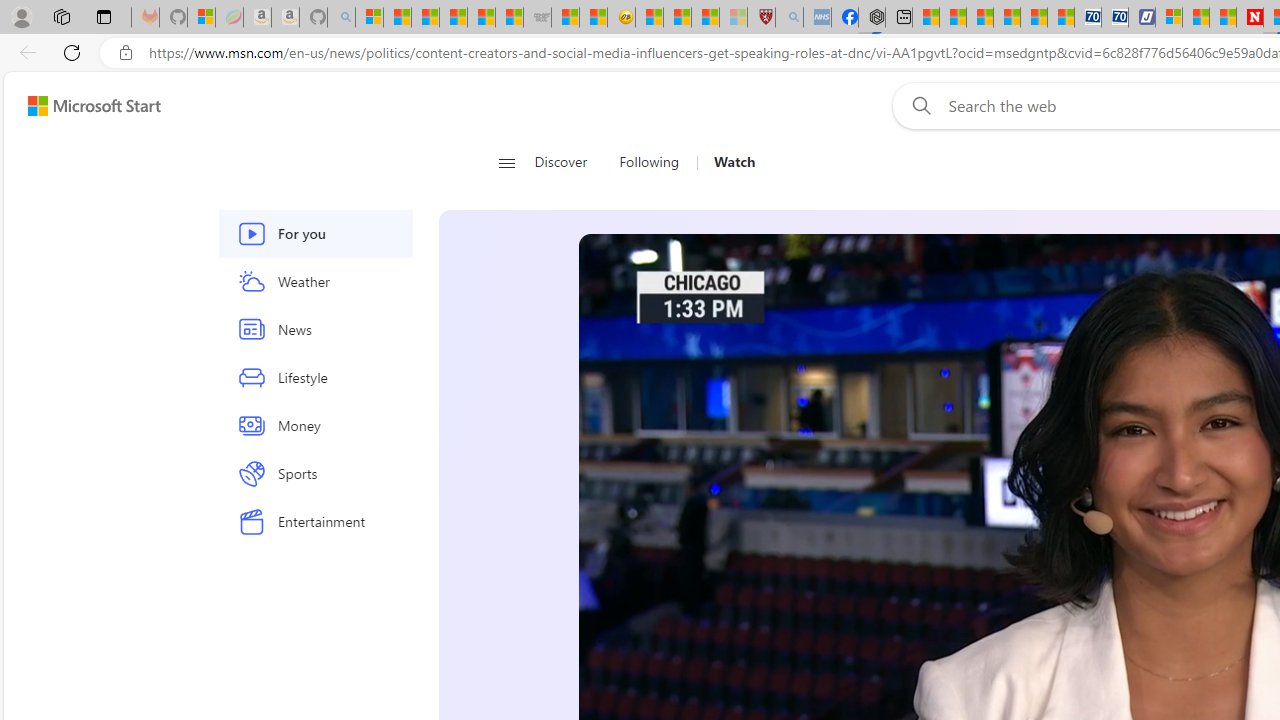 Image resolution: width=1280 pixels, height=720 pixels. Describe the element at coordinates (481, 17) in the screenshot. I see `'New Report Confirms 2023 Was Record Hot | Watch'` at that location.